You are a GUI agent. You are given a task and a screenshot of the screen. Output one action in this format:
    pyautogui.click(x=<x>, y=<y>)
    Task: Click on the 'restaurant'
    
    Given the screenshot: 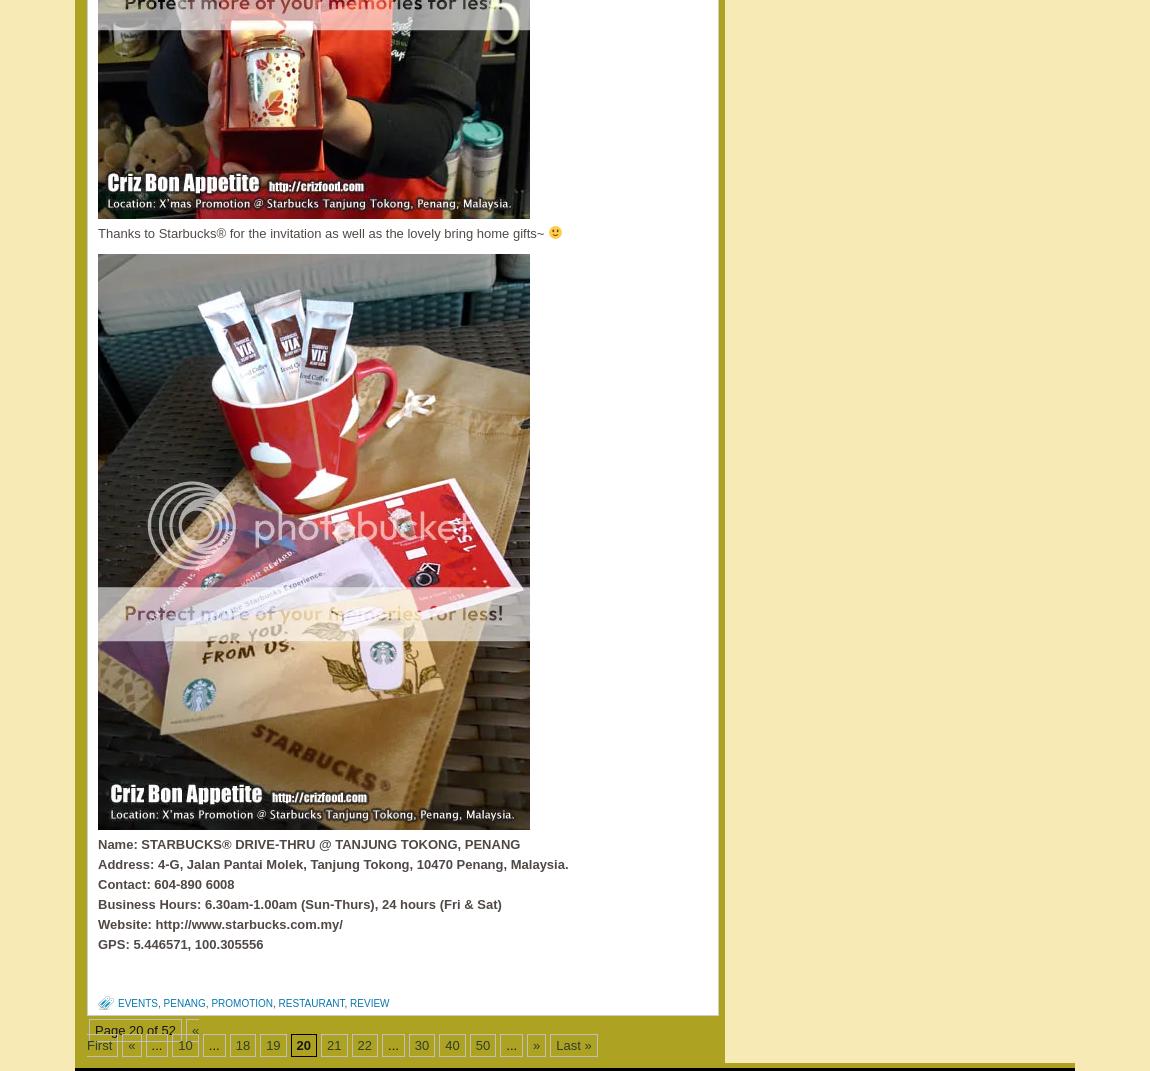 What is the action you would take?
    pyautogui.click(x=310, y=1003)
    